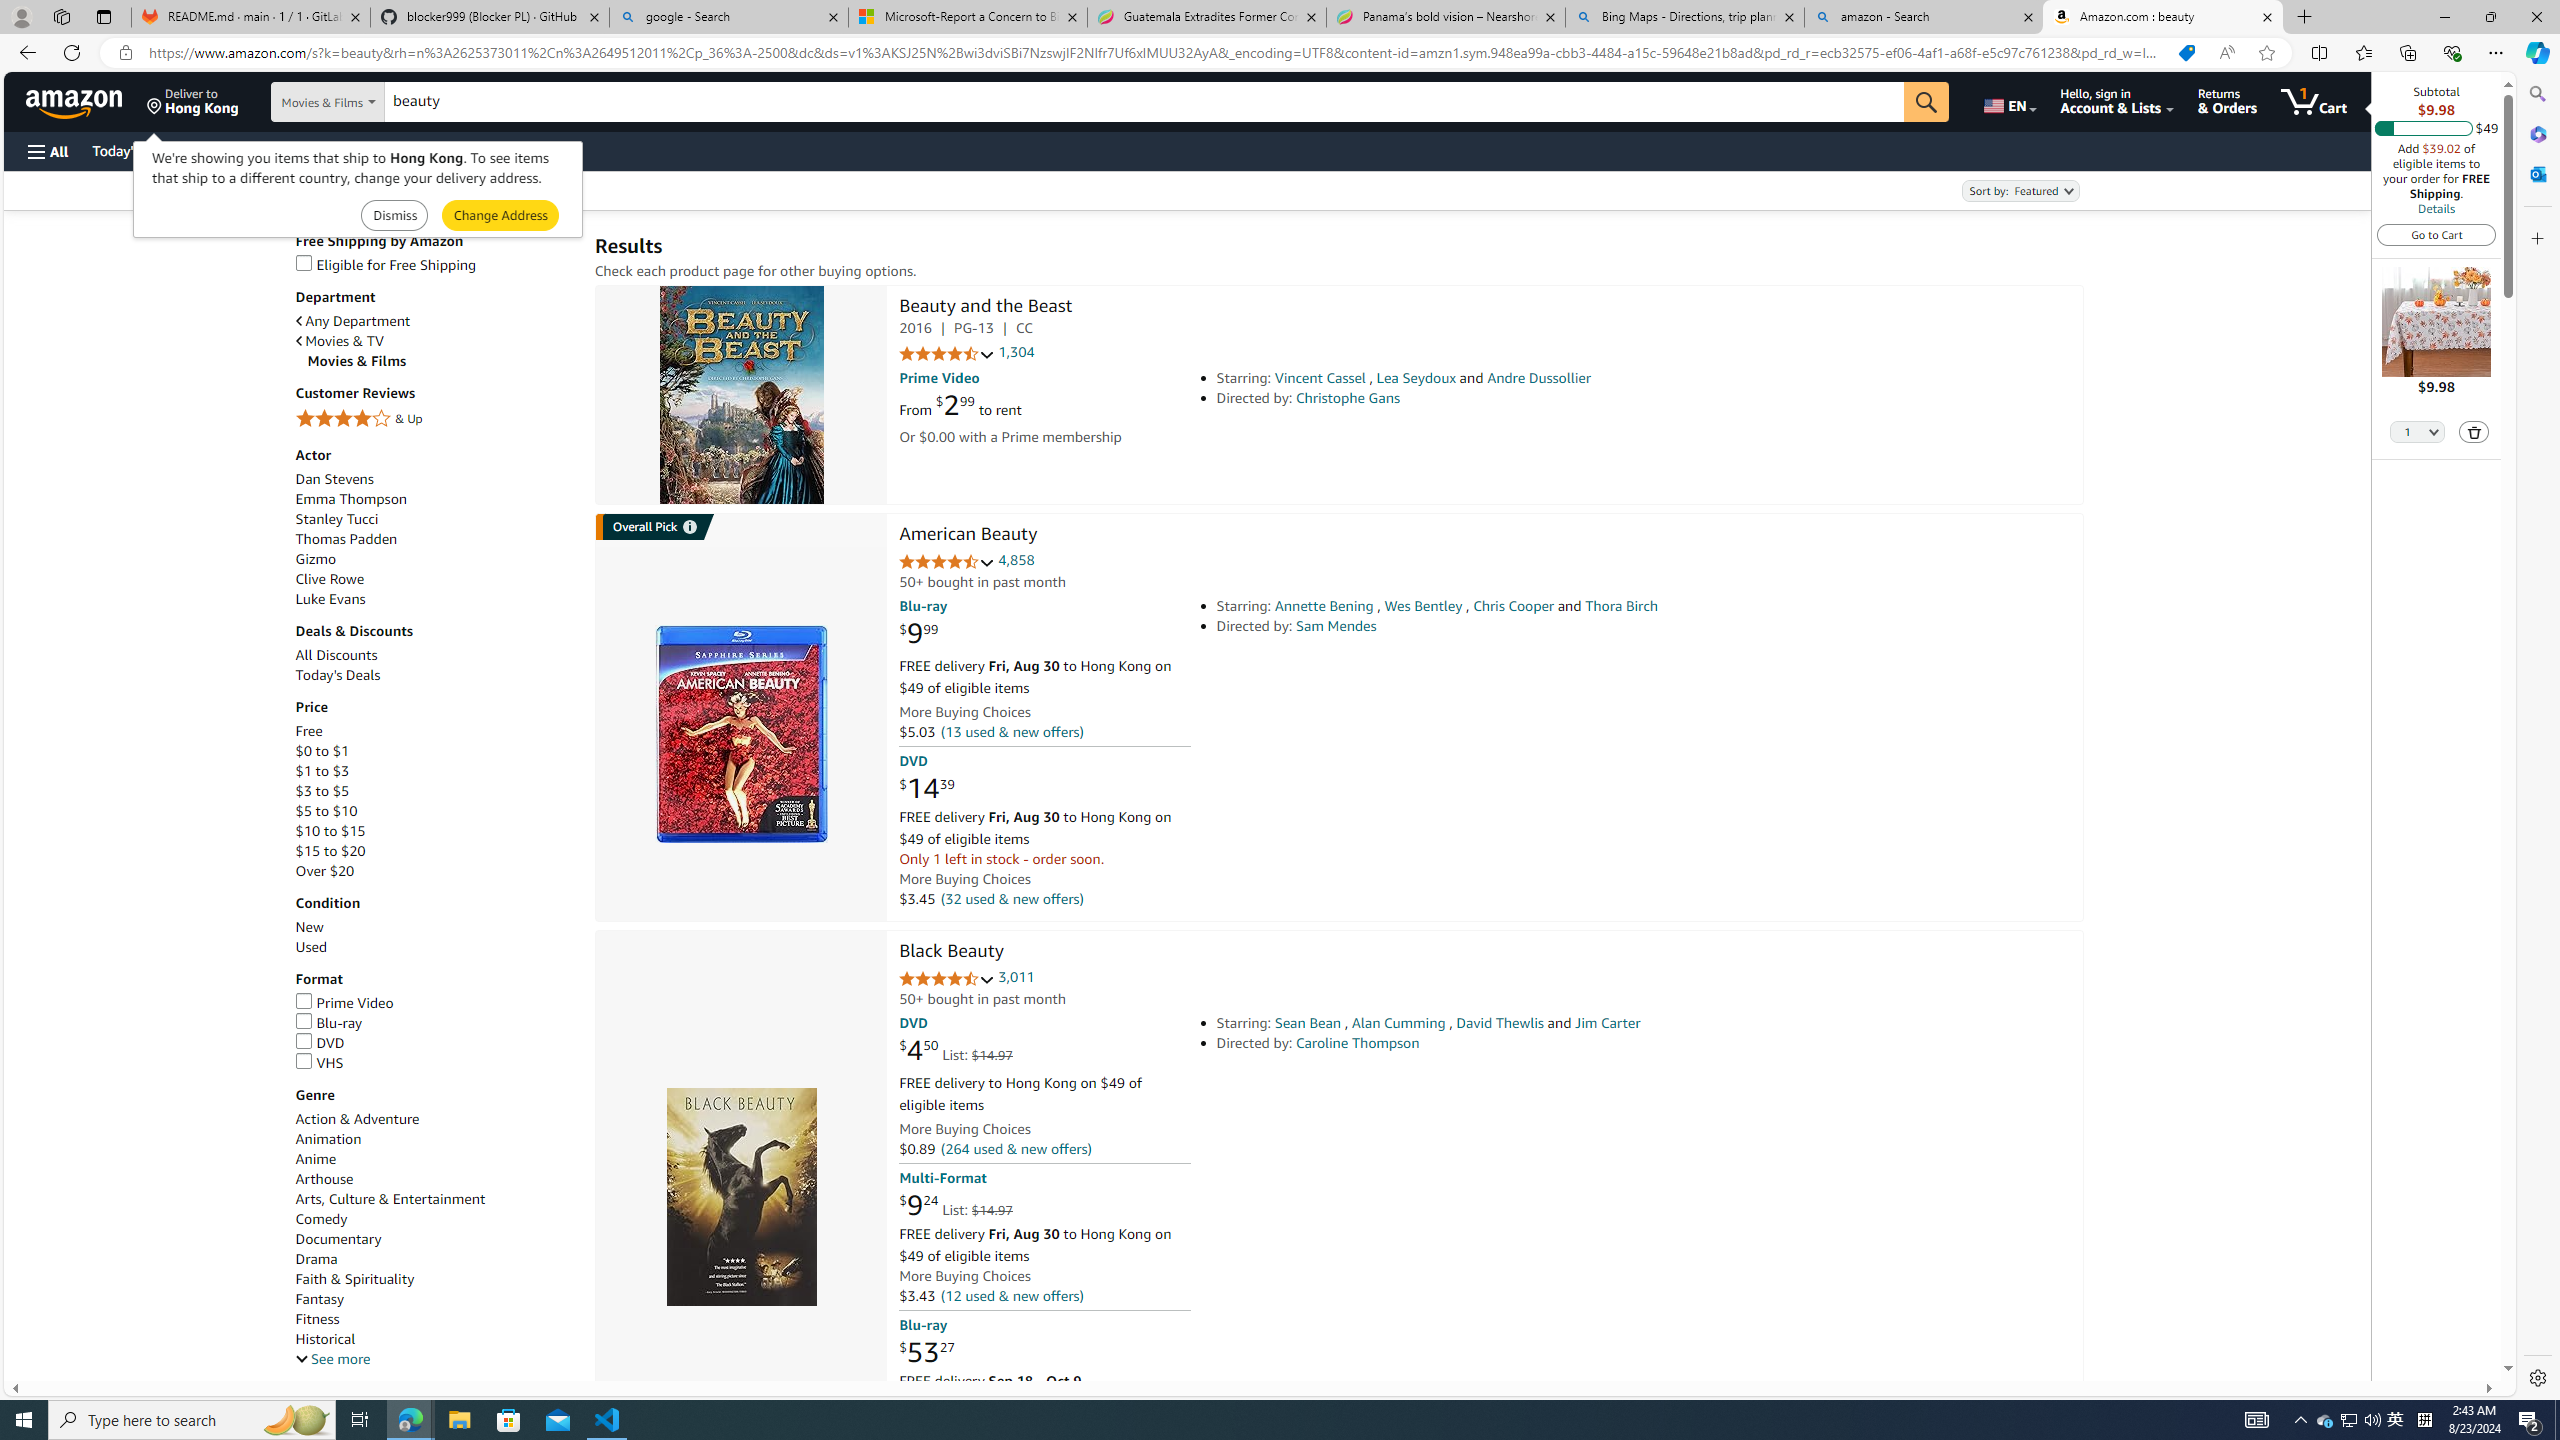  What do you see at coordinates (315, 559) in the screenshot?
I see `'Gizmo'` at bounding box center [315, 559].